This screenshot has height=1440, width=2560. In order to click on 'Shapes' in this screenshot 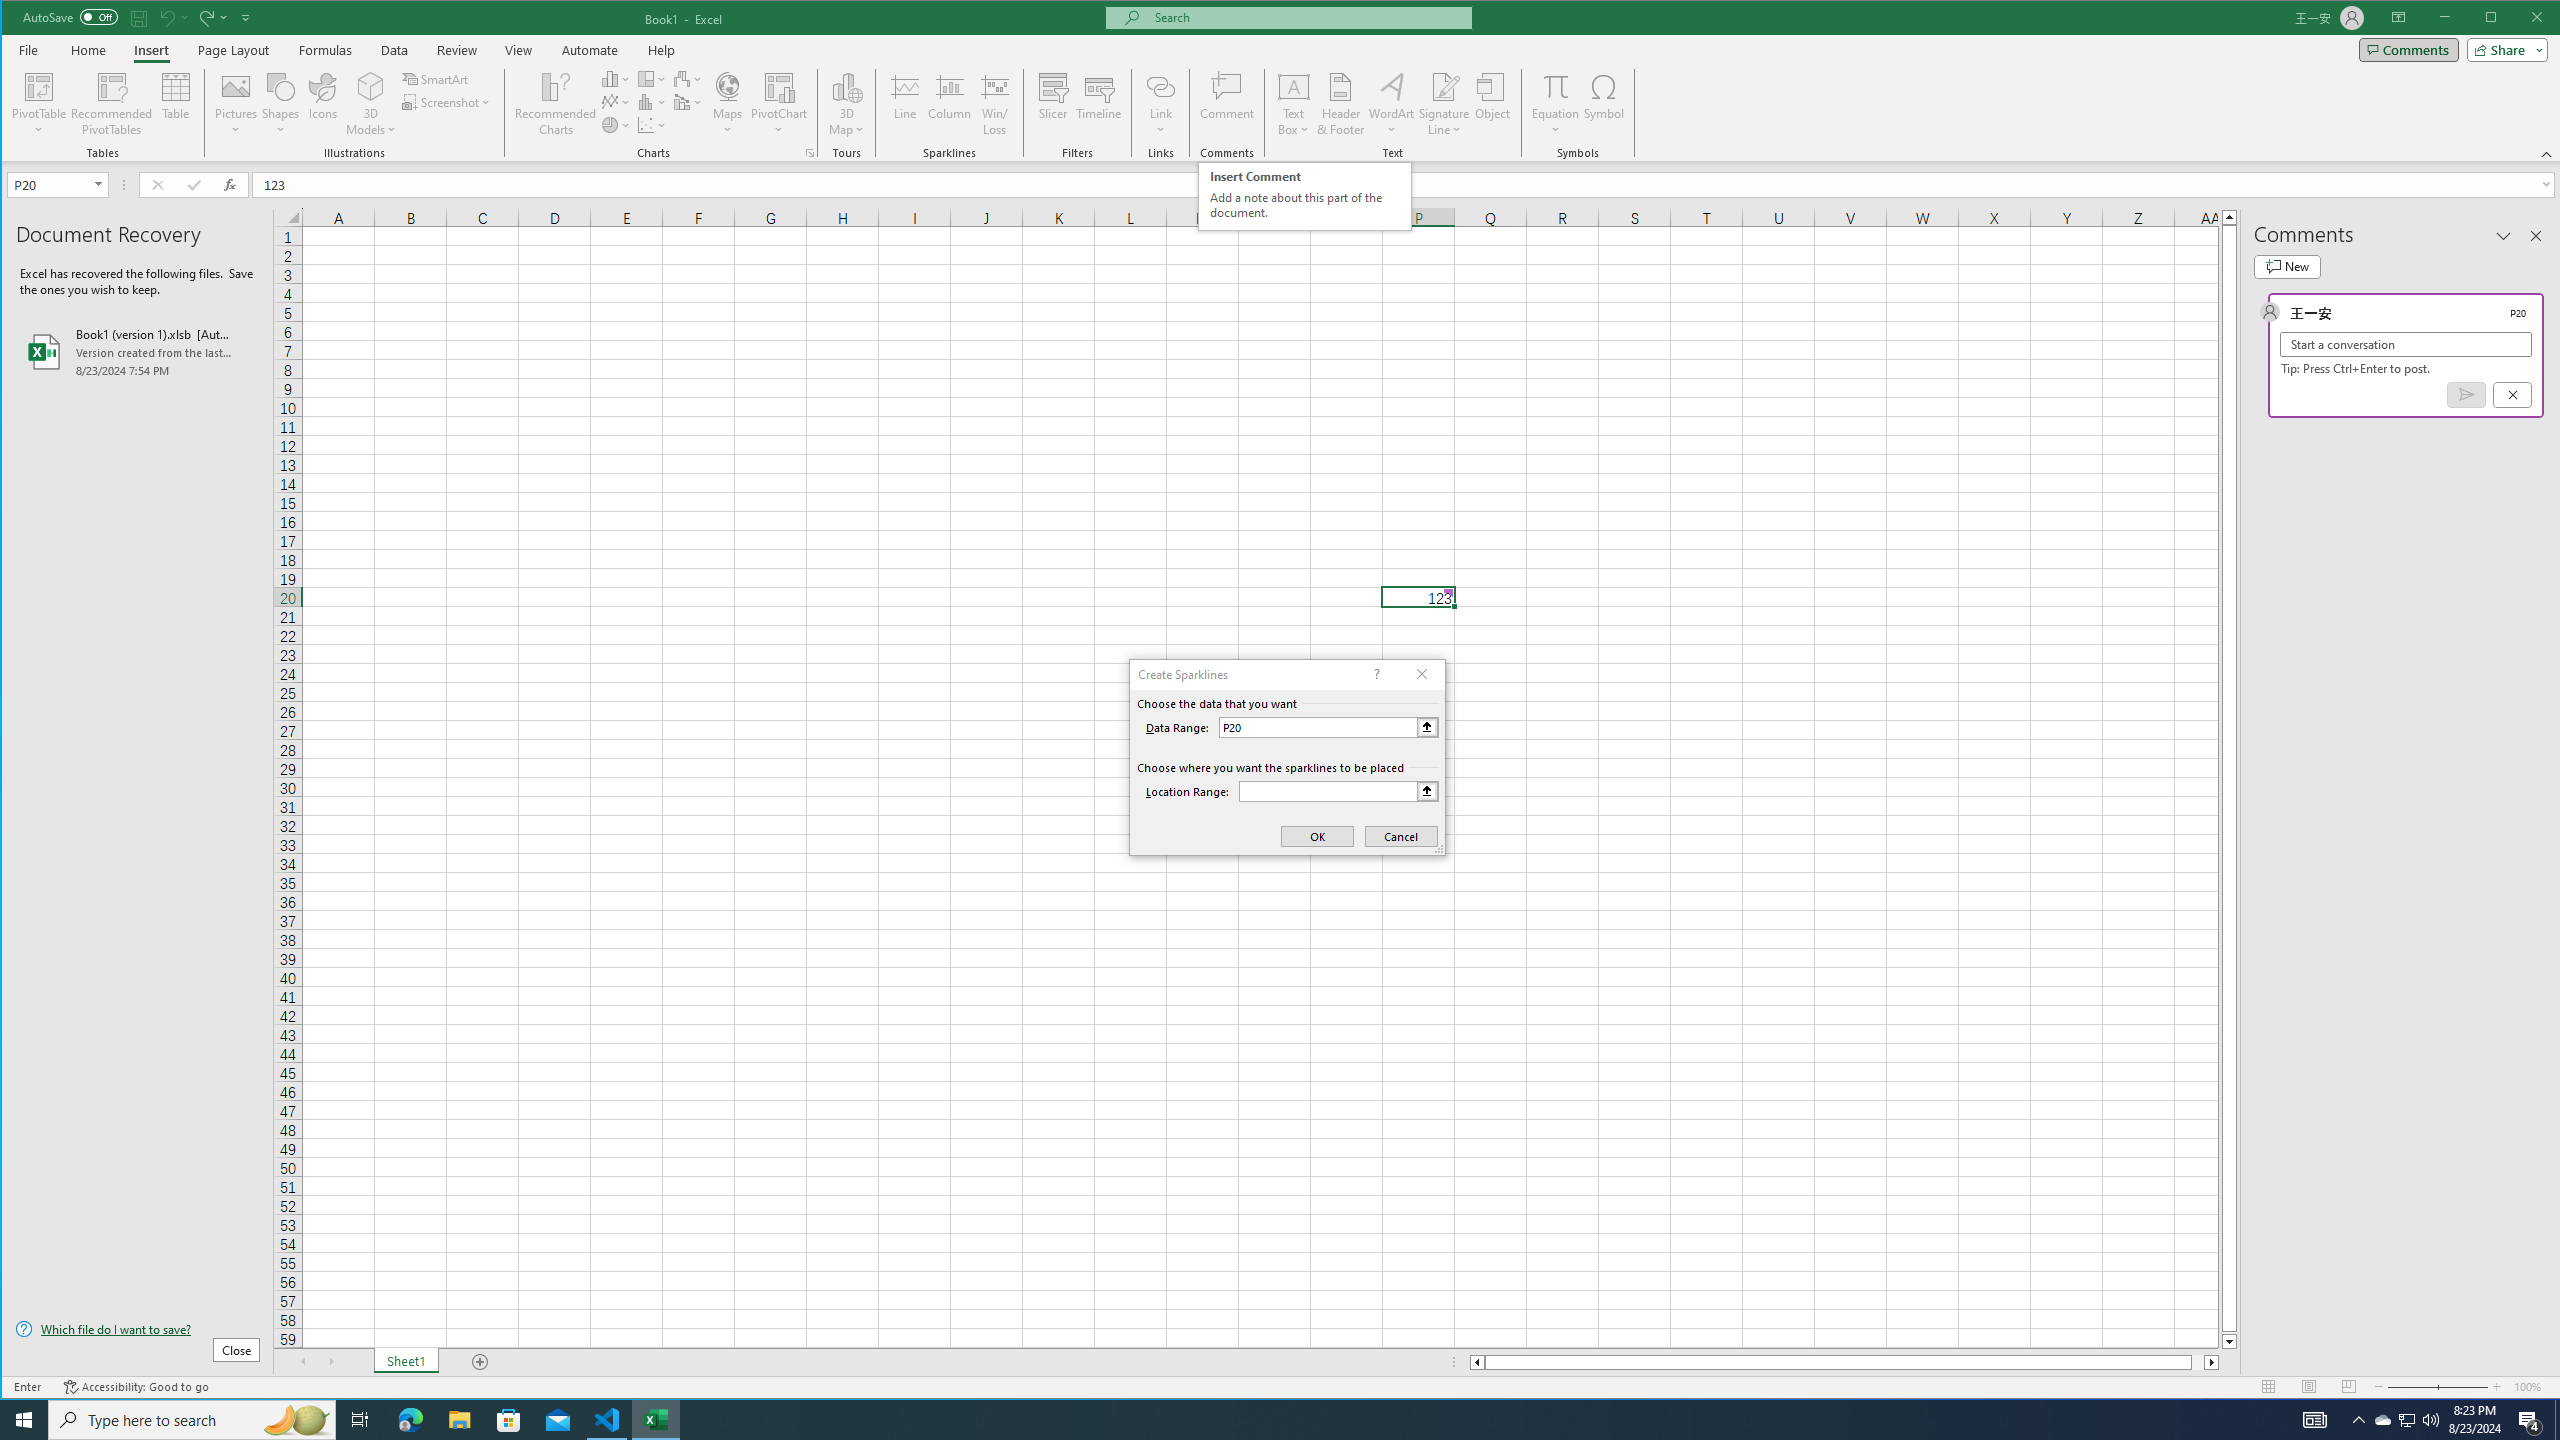, I will do `click(281, 103)`.